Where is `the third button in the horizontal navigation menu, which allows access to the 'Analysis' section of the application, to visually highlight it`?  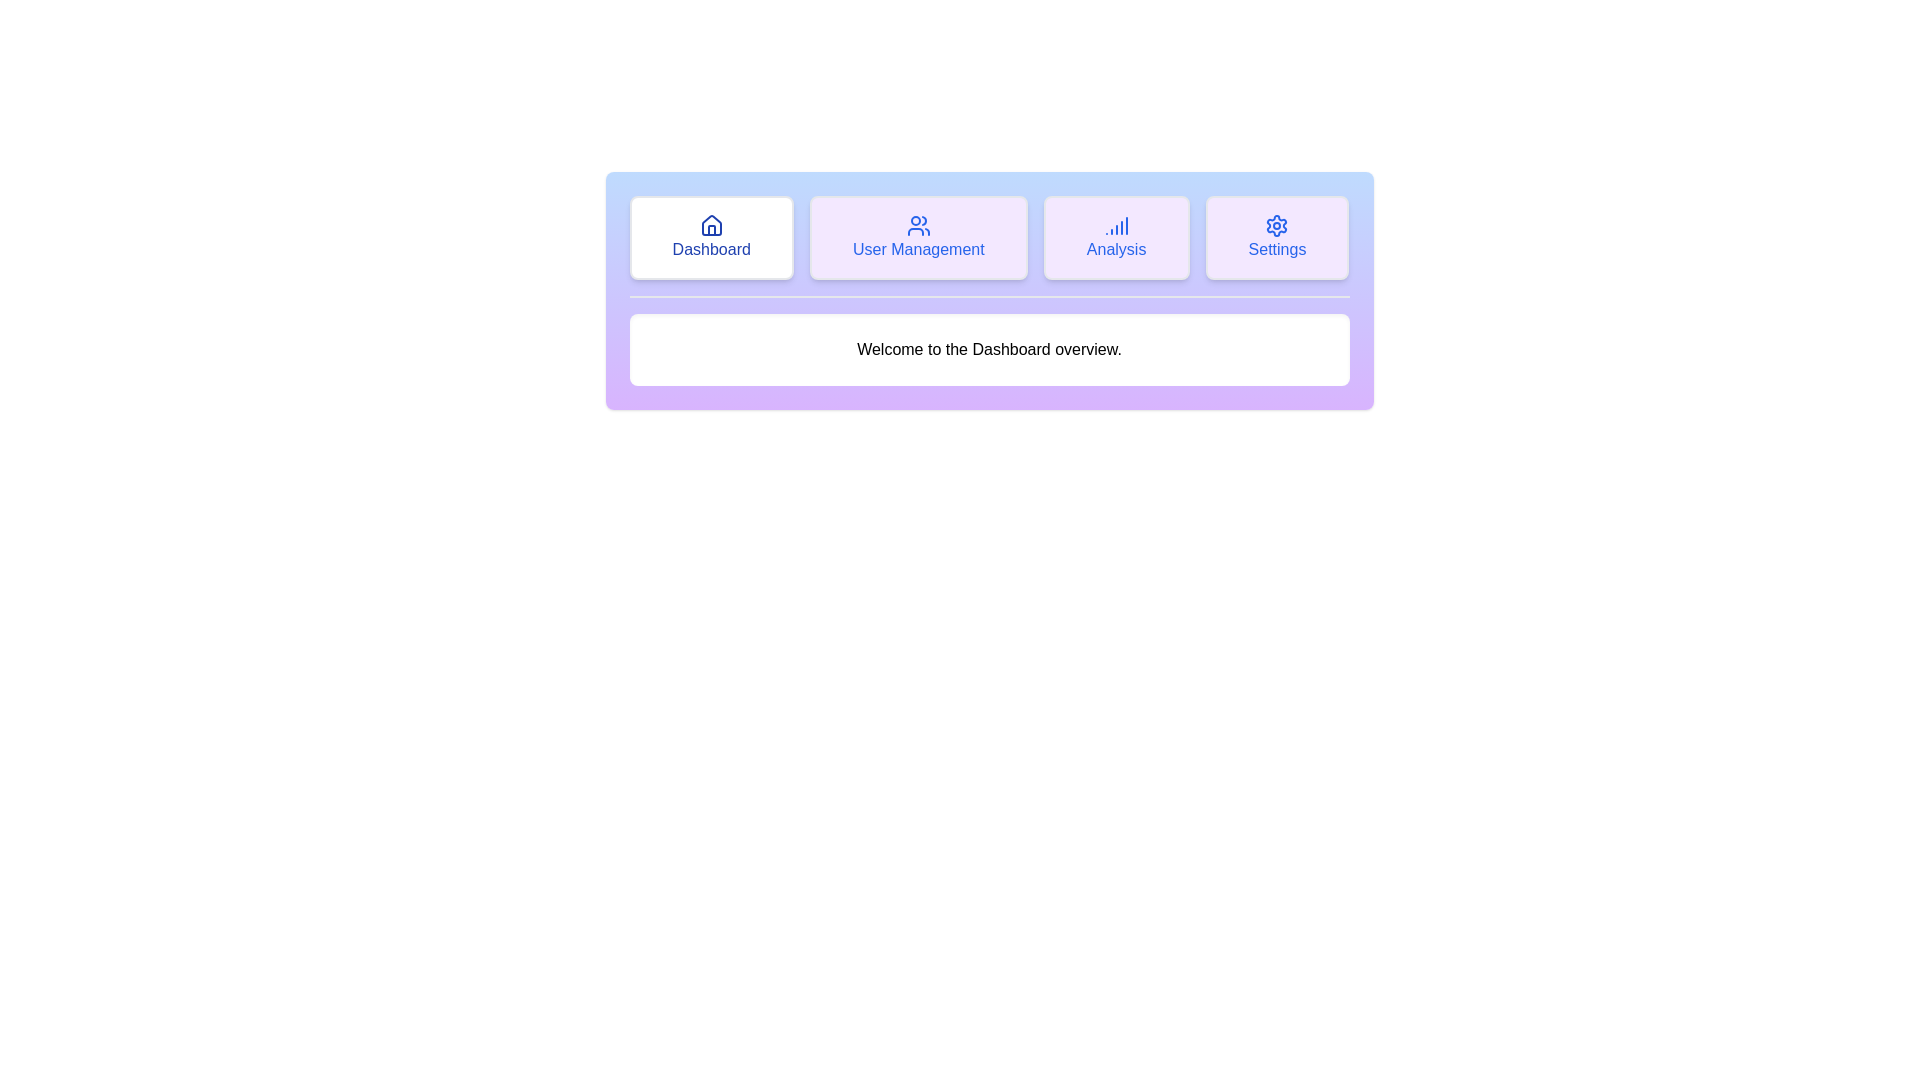 the third button in the horizontal navigation menu, which allows access to the 'Analysis' section of the application, to visually highlight it is located at coordinates (1115, 237).